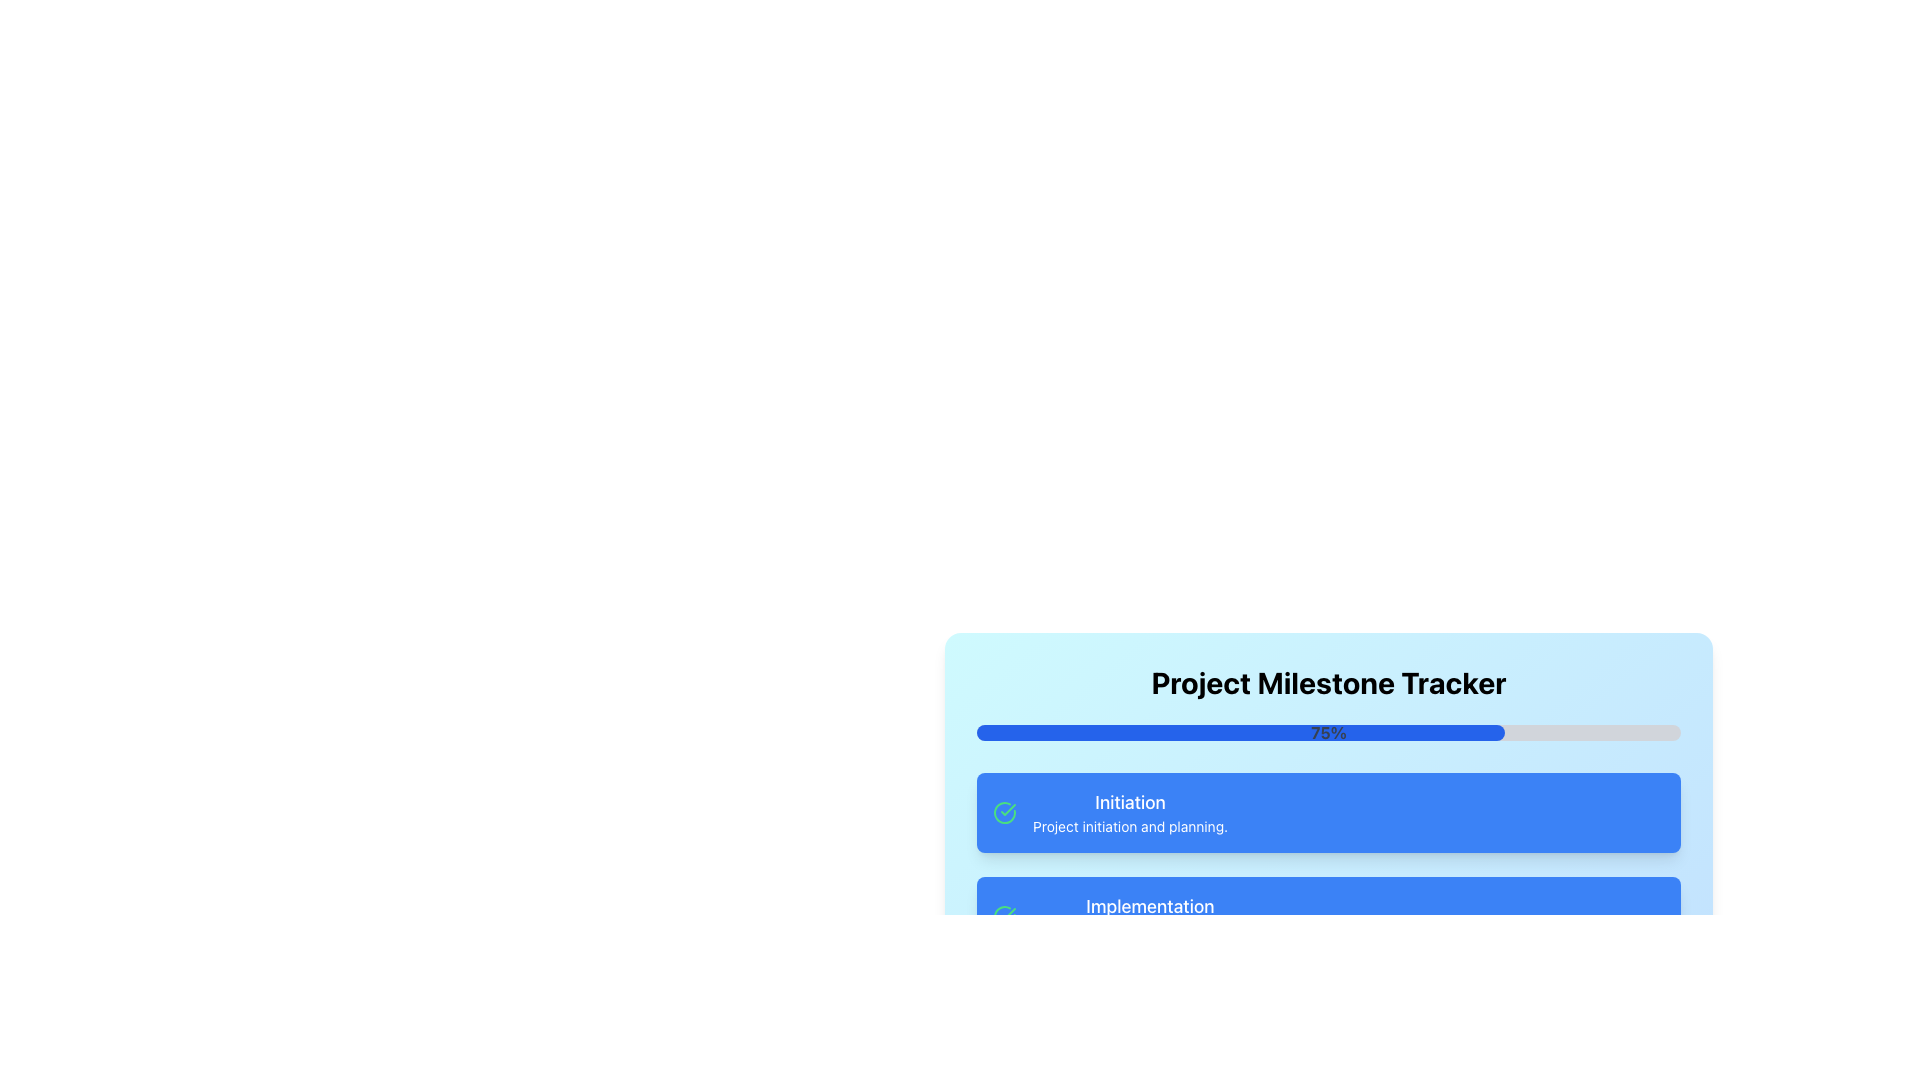 The width and height of the screenshot is (1920, 1080). What do you see at coordinates (1240, 732) in the screenshot?
I see `the progress bar that visually represents 75% completion, located below the 'Project Milestone Tracker' heading` at bounding box center [1240, 732].